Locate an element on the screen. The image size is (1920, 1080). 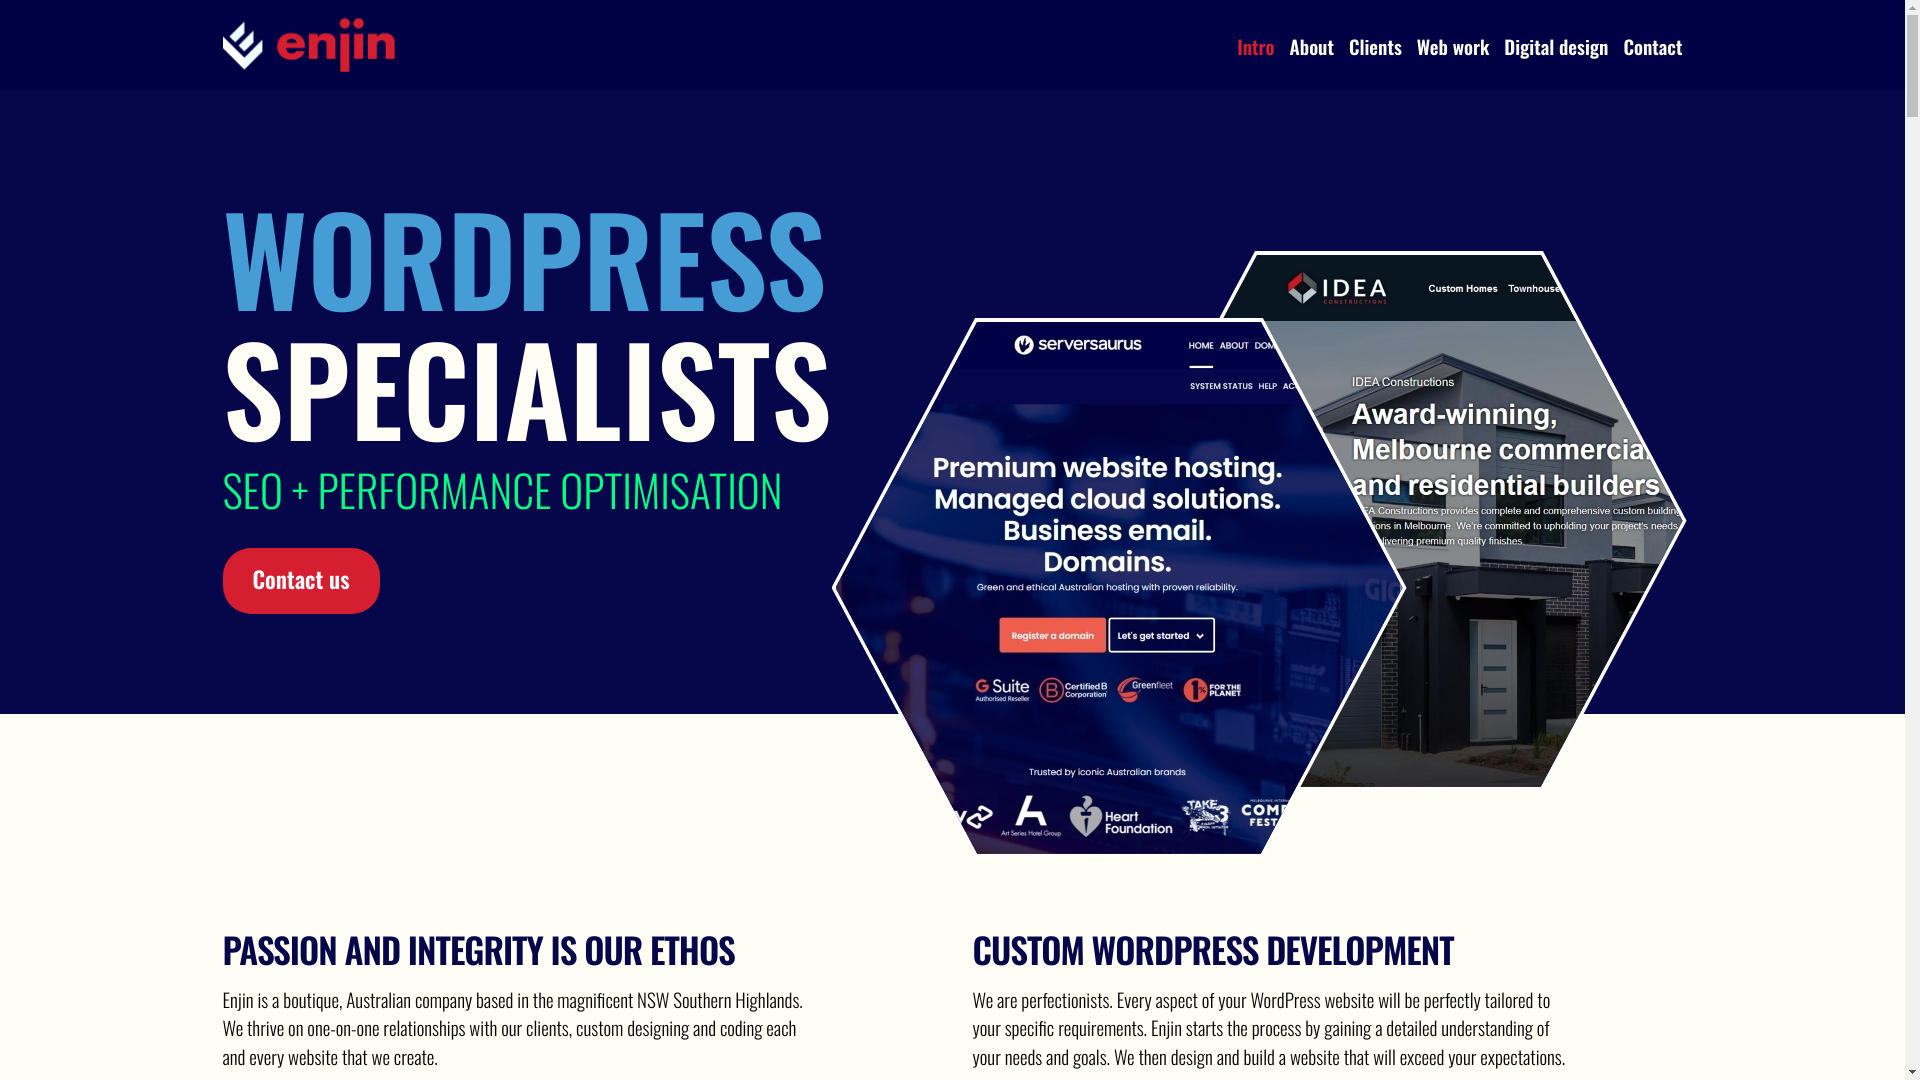
'Clients' is located at coordinates (1348, 46).